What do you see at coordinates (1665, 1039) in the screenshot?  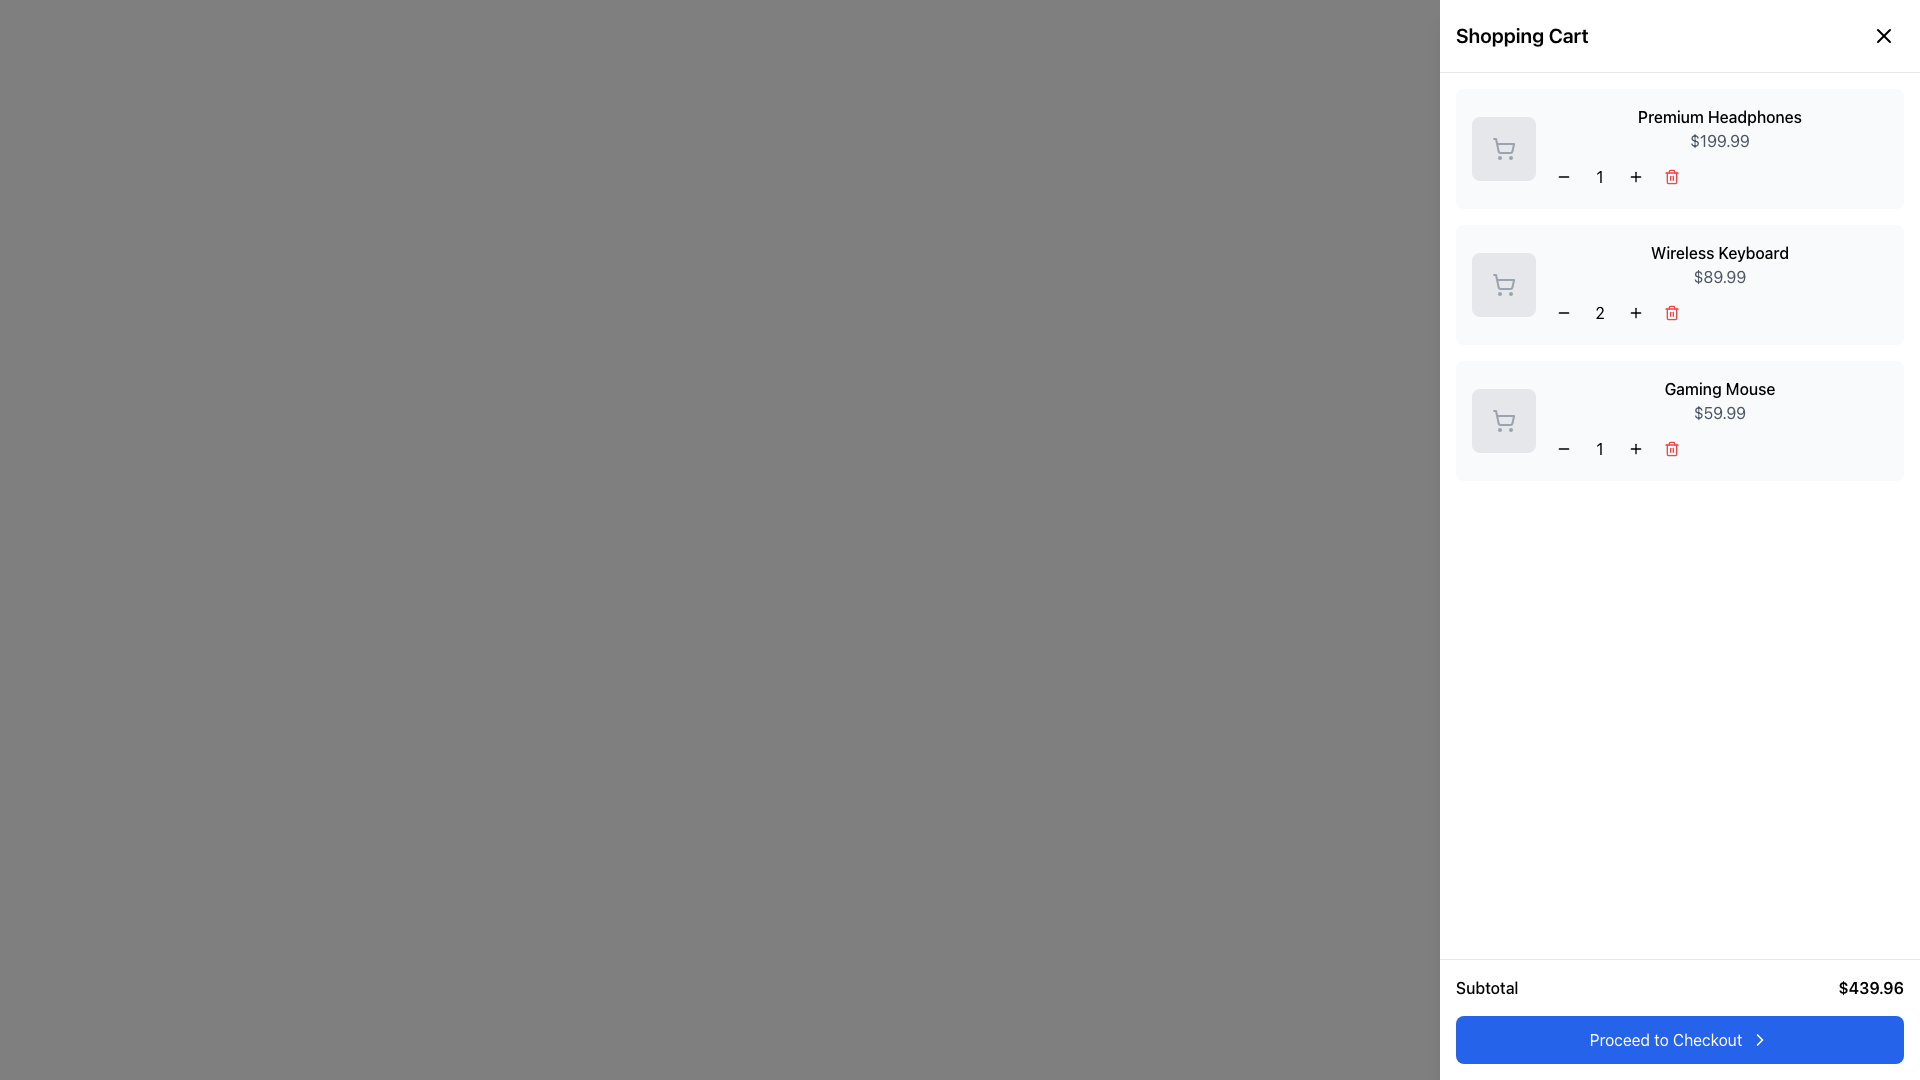 I see `the 'Proceed to Checkout' button, which contains the text label for proceeding to the checkout page in the shopping cart interface` at bounding box center [1665, 1039].